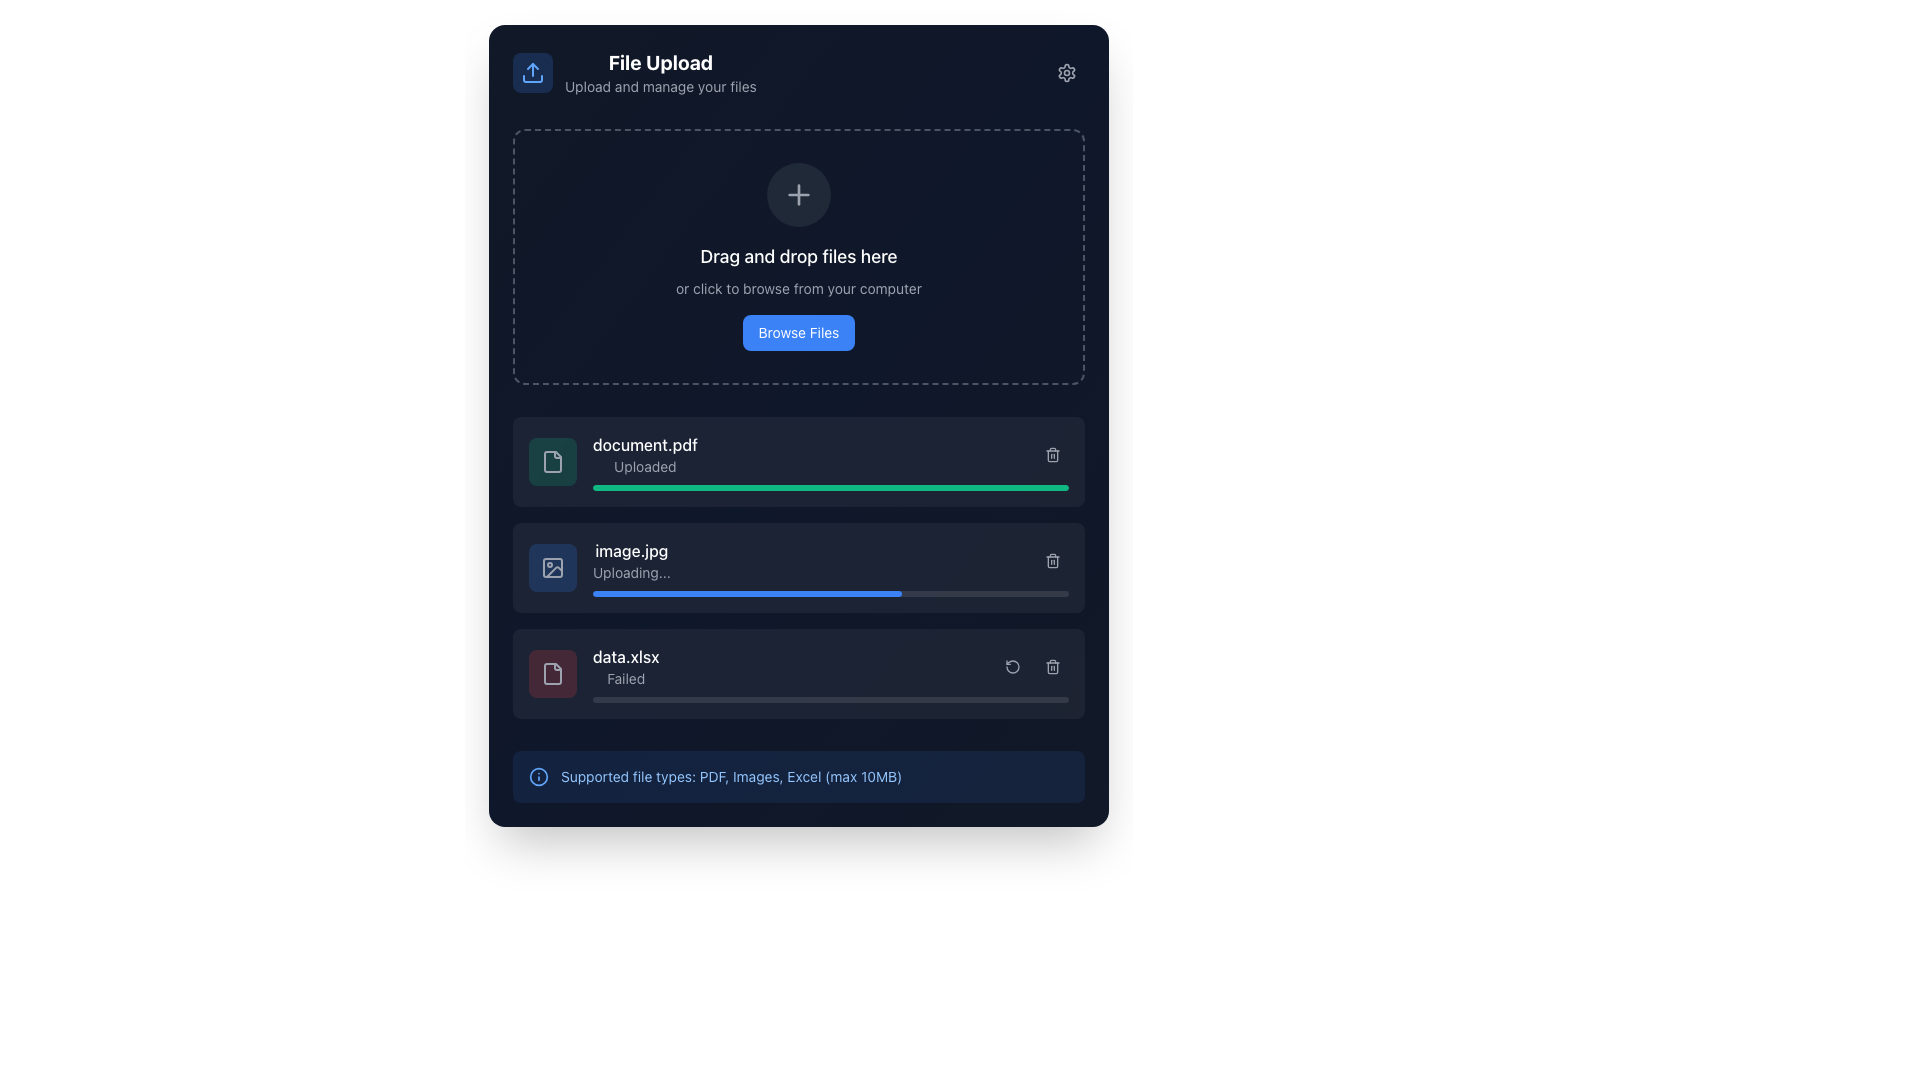 This screenshot has height=1080, width=1920. I want to click on static text label that contains the instruction 'or click to browse from your computer', which is styled in a smaller font size and light gray color, located below the text 'Drag and drop files here', so click(797, 289).